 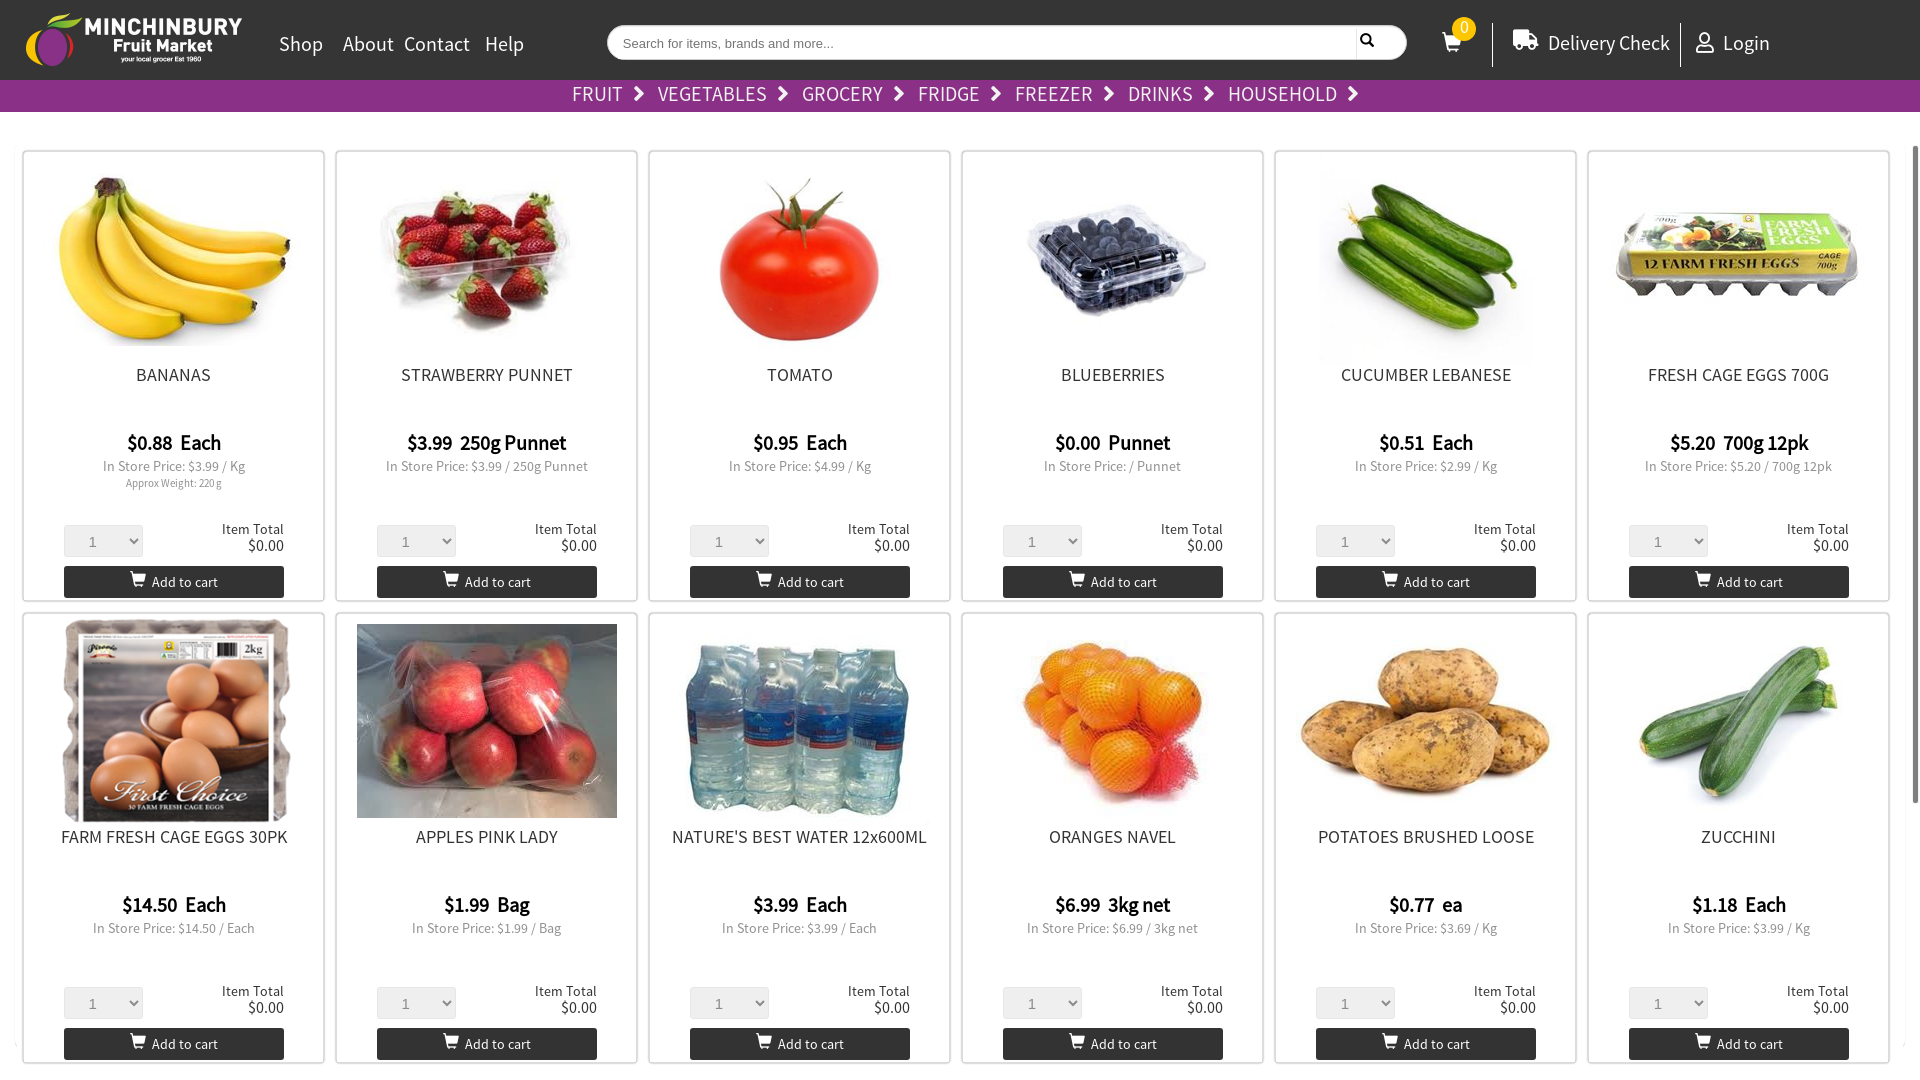 What do you see at coordinates (1424, 721) in the screenshot?
I see `'Show details for POTATOES BRUSHED LOOSE'` at bounding box center [1424, 721].